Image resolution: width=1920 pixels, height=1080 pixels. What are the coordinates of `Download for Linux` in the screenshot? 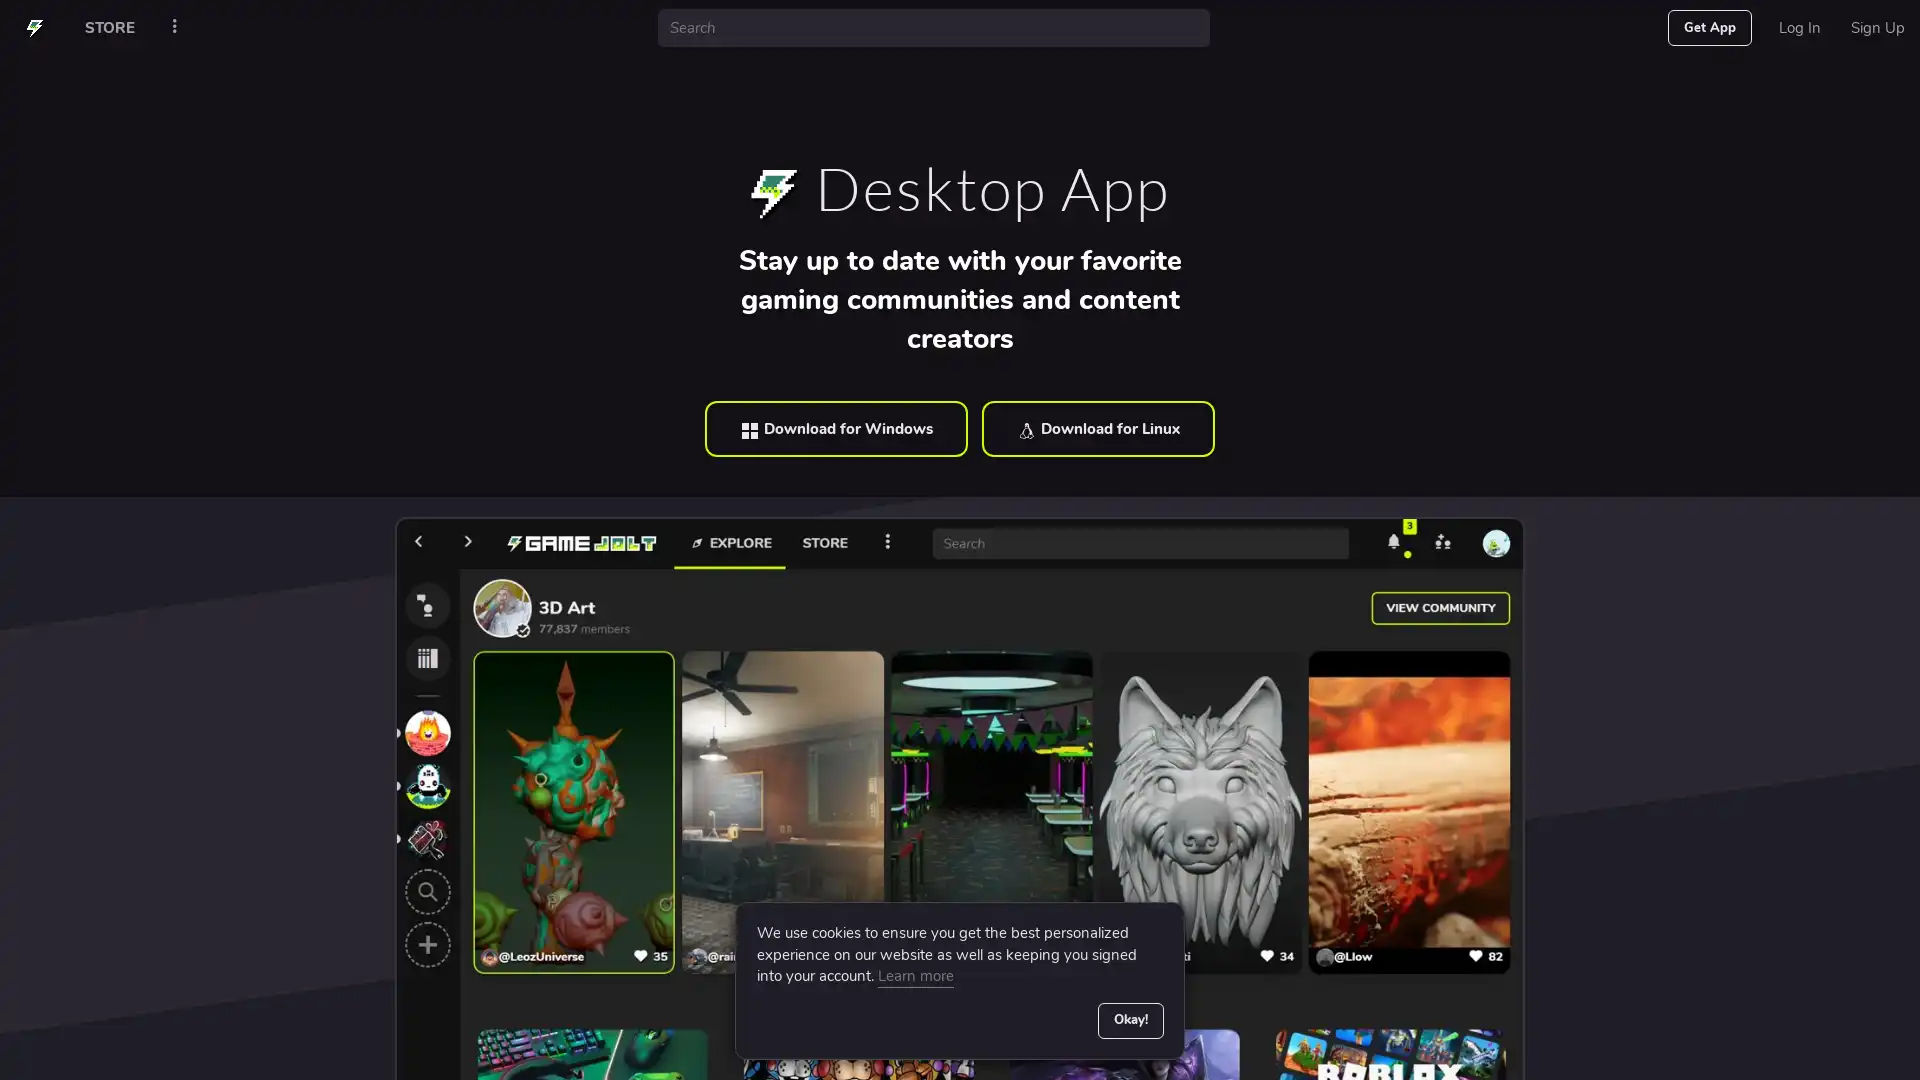 It's located at (1097, 427).